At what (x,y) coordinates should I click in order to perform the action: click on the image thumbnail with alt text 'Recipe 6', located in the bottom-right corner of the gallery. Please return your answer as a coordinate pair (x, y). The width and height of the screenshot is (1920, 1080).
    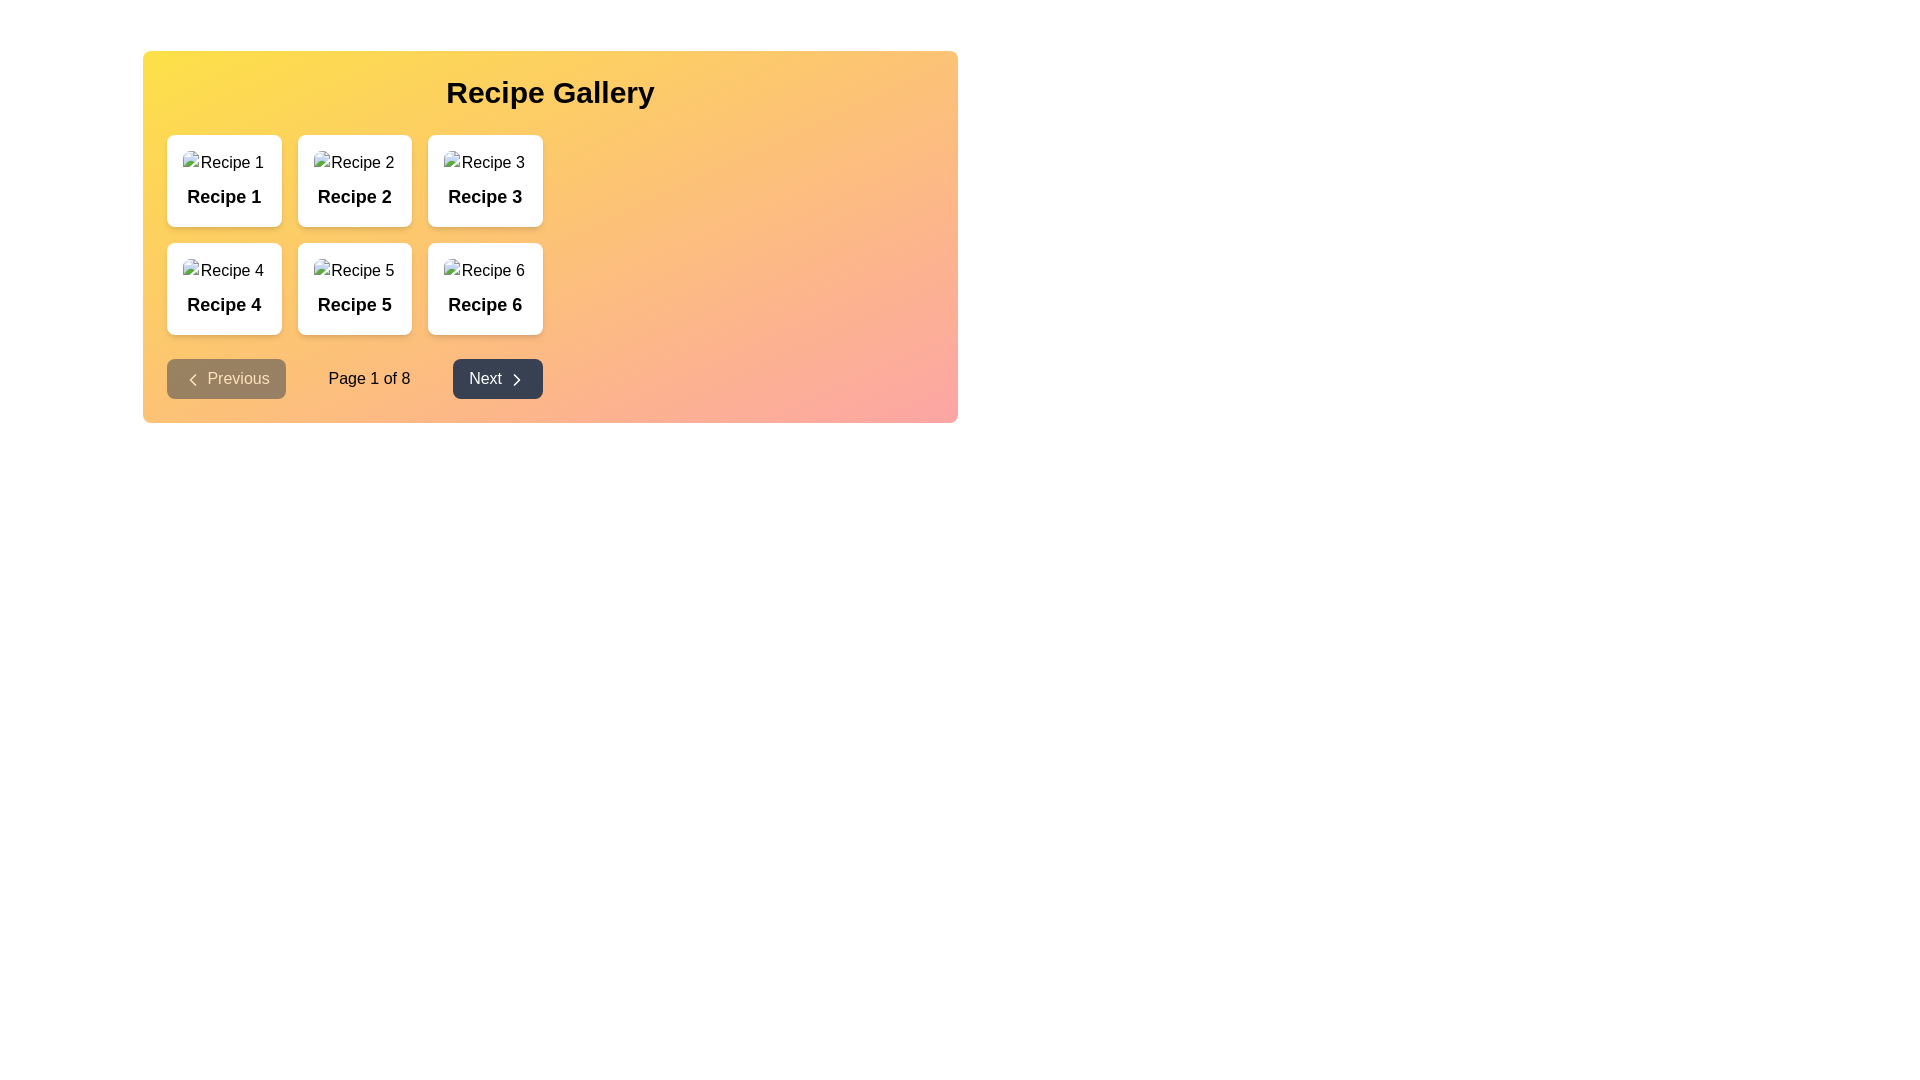
    Looking at the image, I should click on (485, 270).